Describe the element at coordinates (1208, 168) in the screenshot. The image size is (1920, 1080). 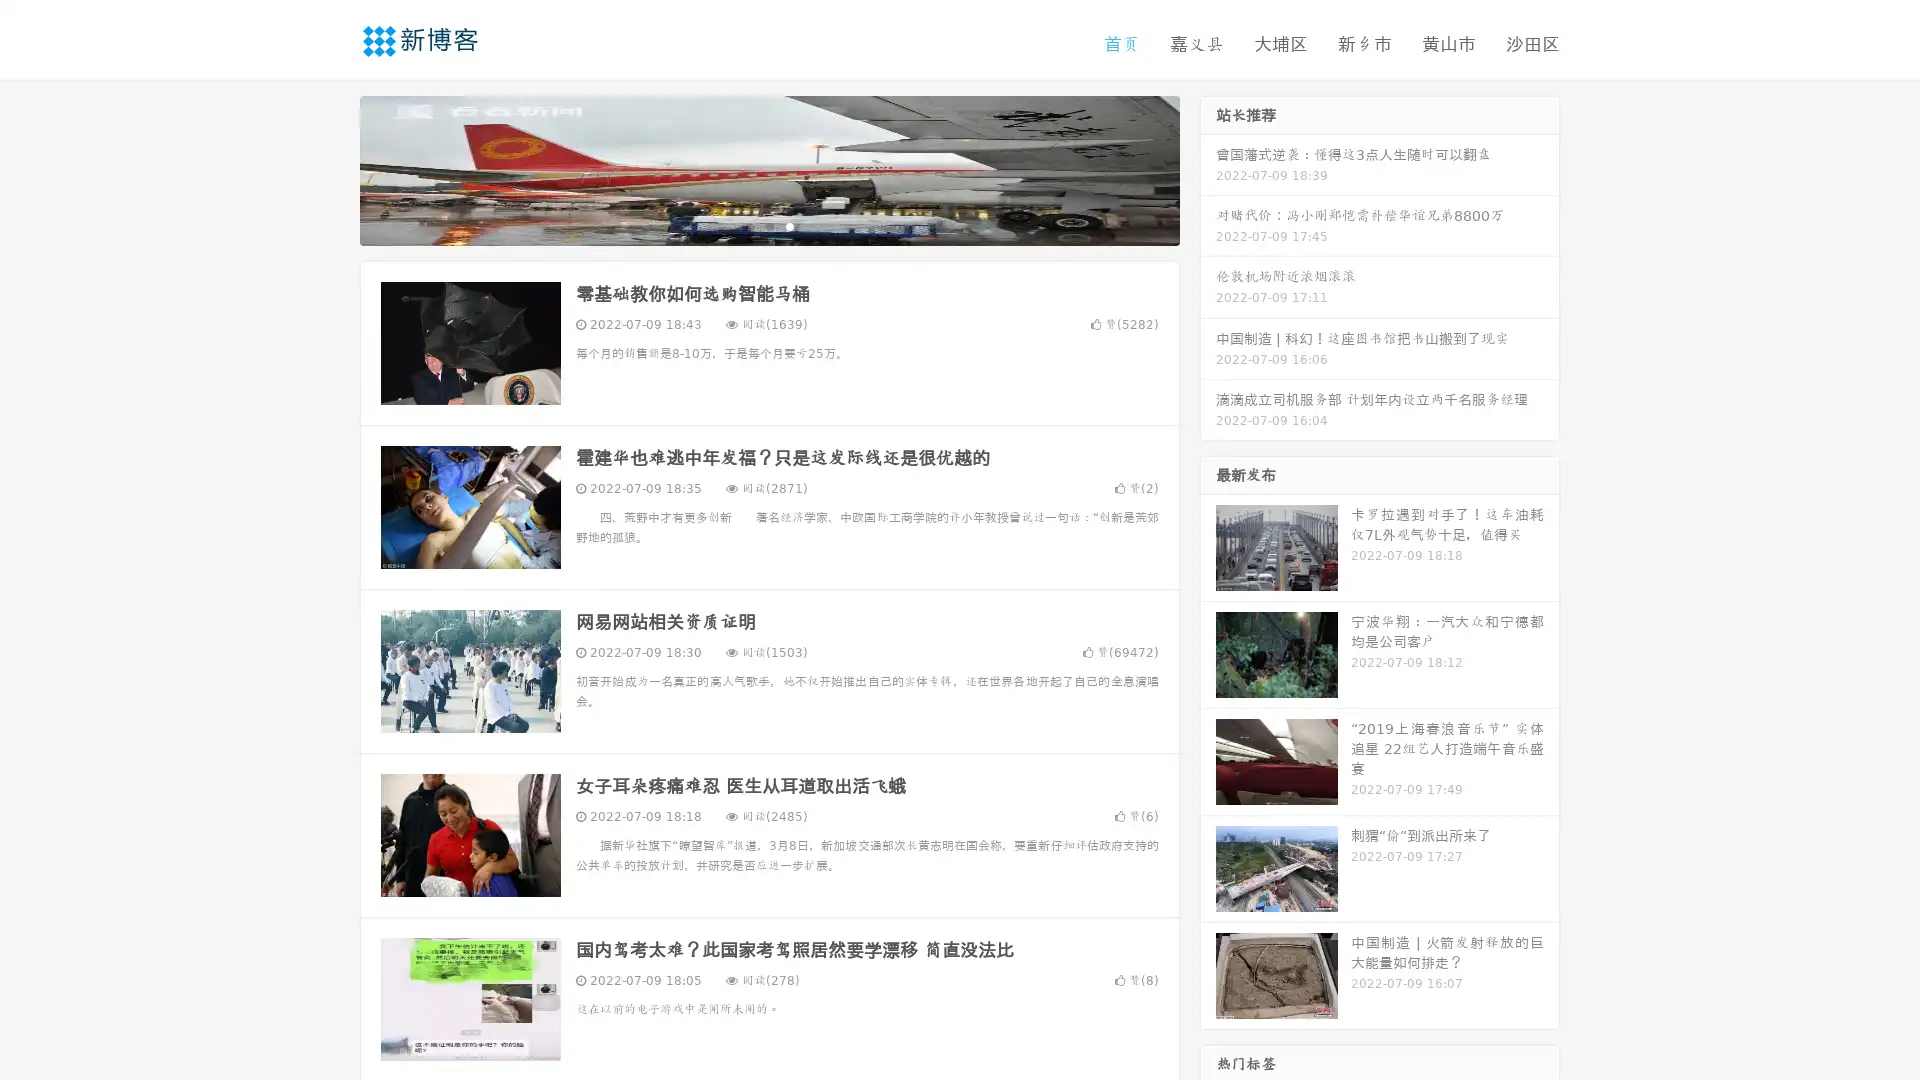
I see `Next slide` at that location.